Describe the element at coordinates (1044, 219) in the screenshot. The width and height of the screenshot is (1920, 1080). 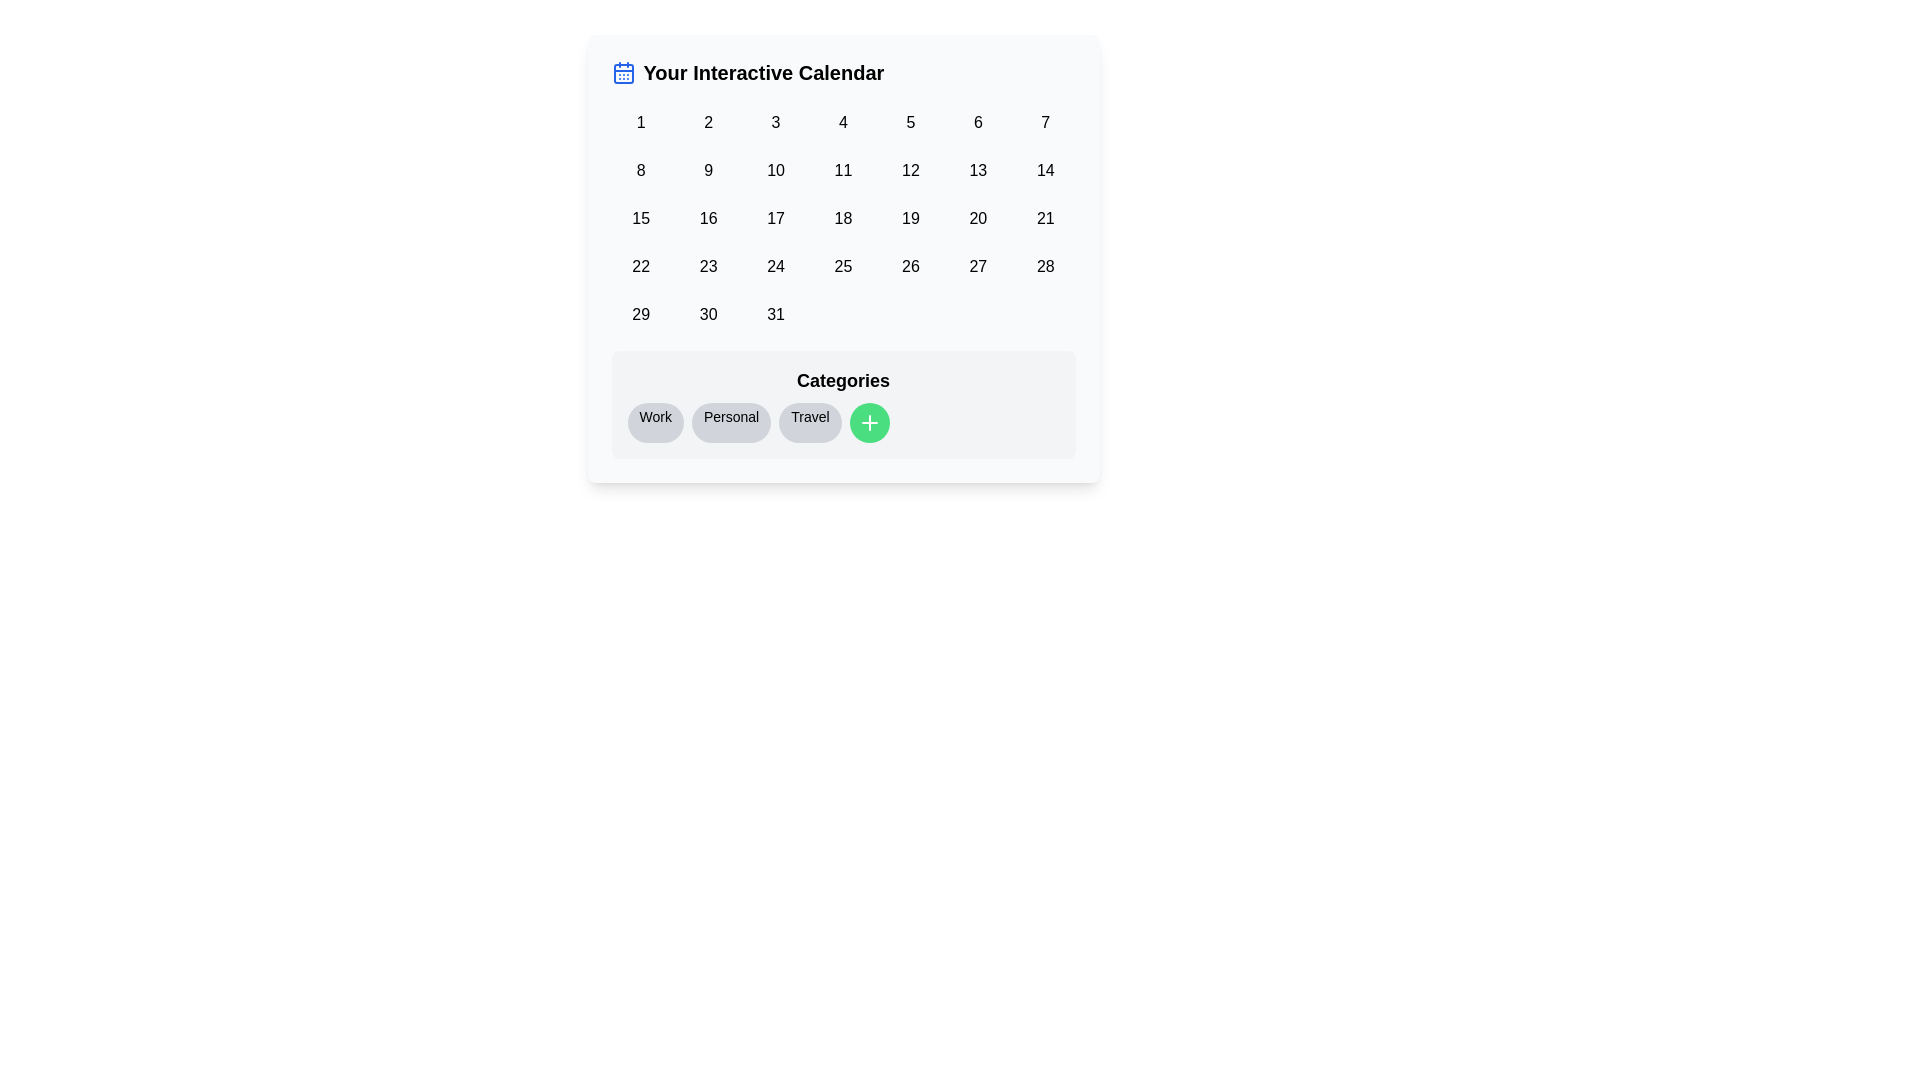
I see `the rounded rectangular button displaying '21' in bold black font located in the sixth row and seventh column of the calendar grid` at that location.